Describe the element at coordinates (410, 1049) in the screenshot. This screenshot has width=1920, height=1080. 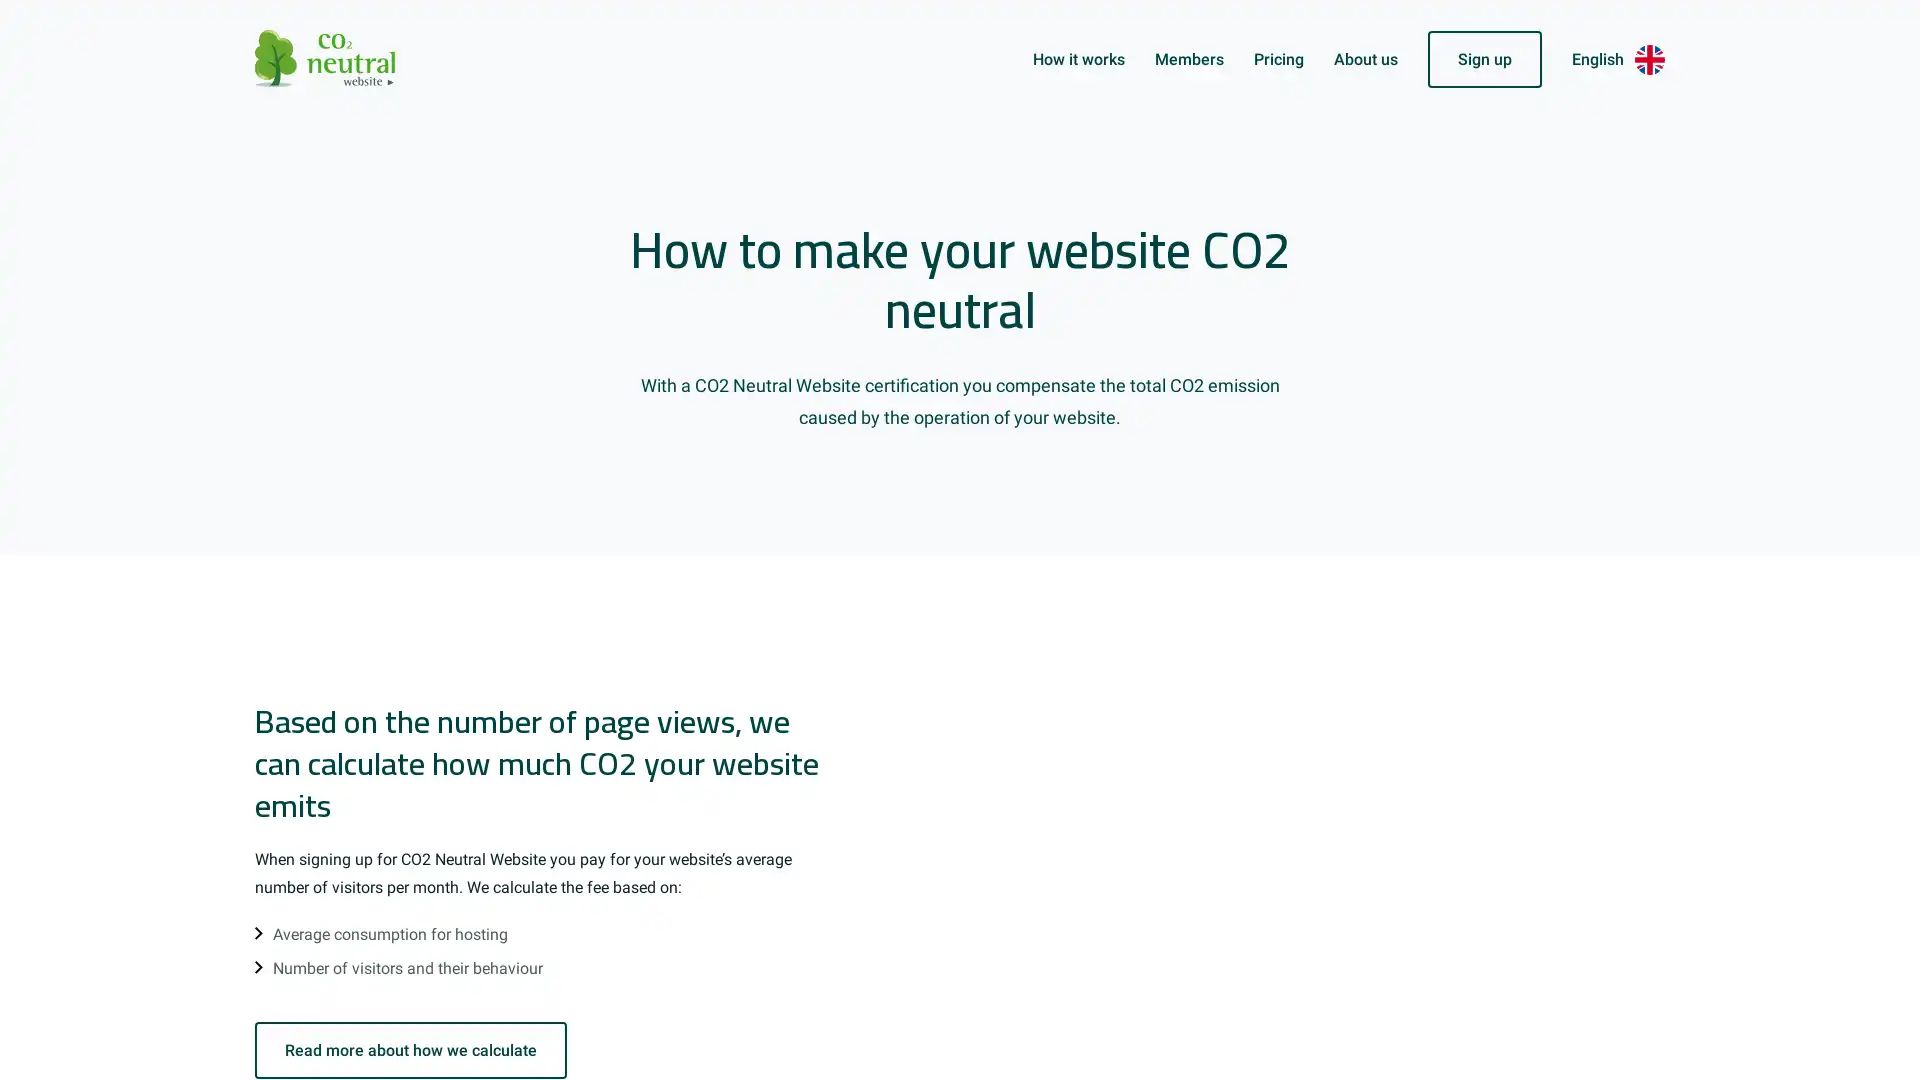
I see `Read more about how we calculate` at that location.